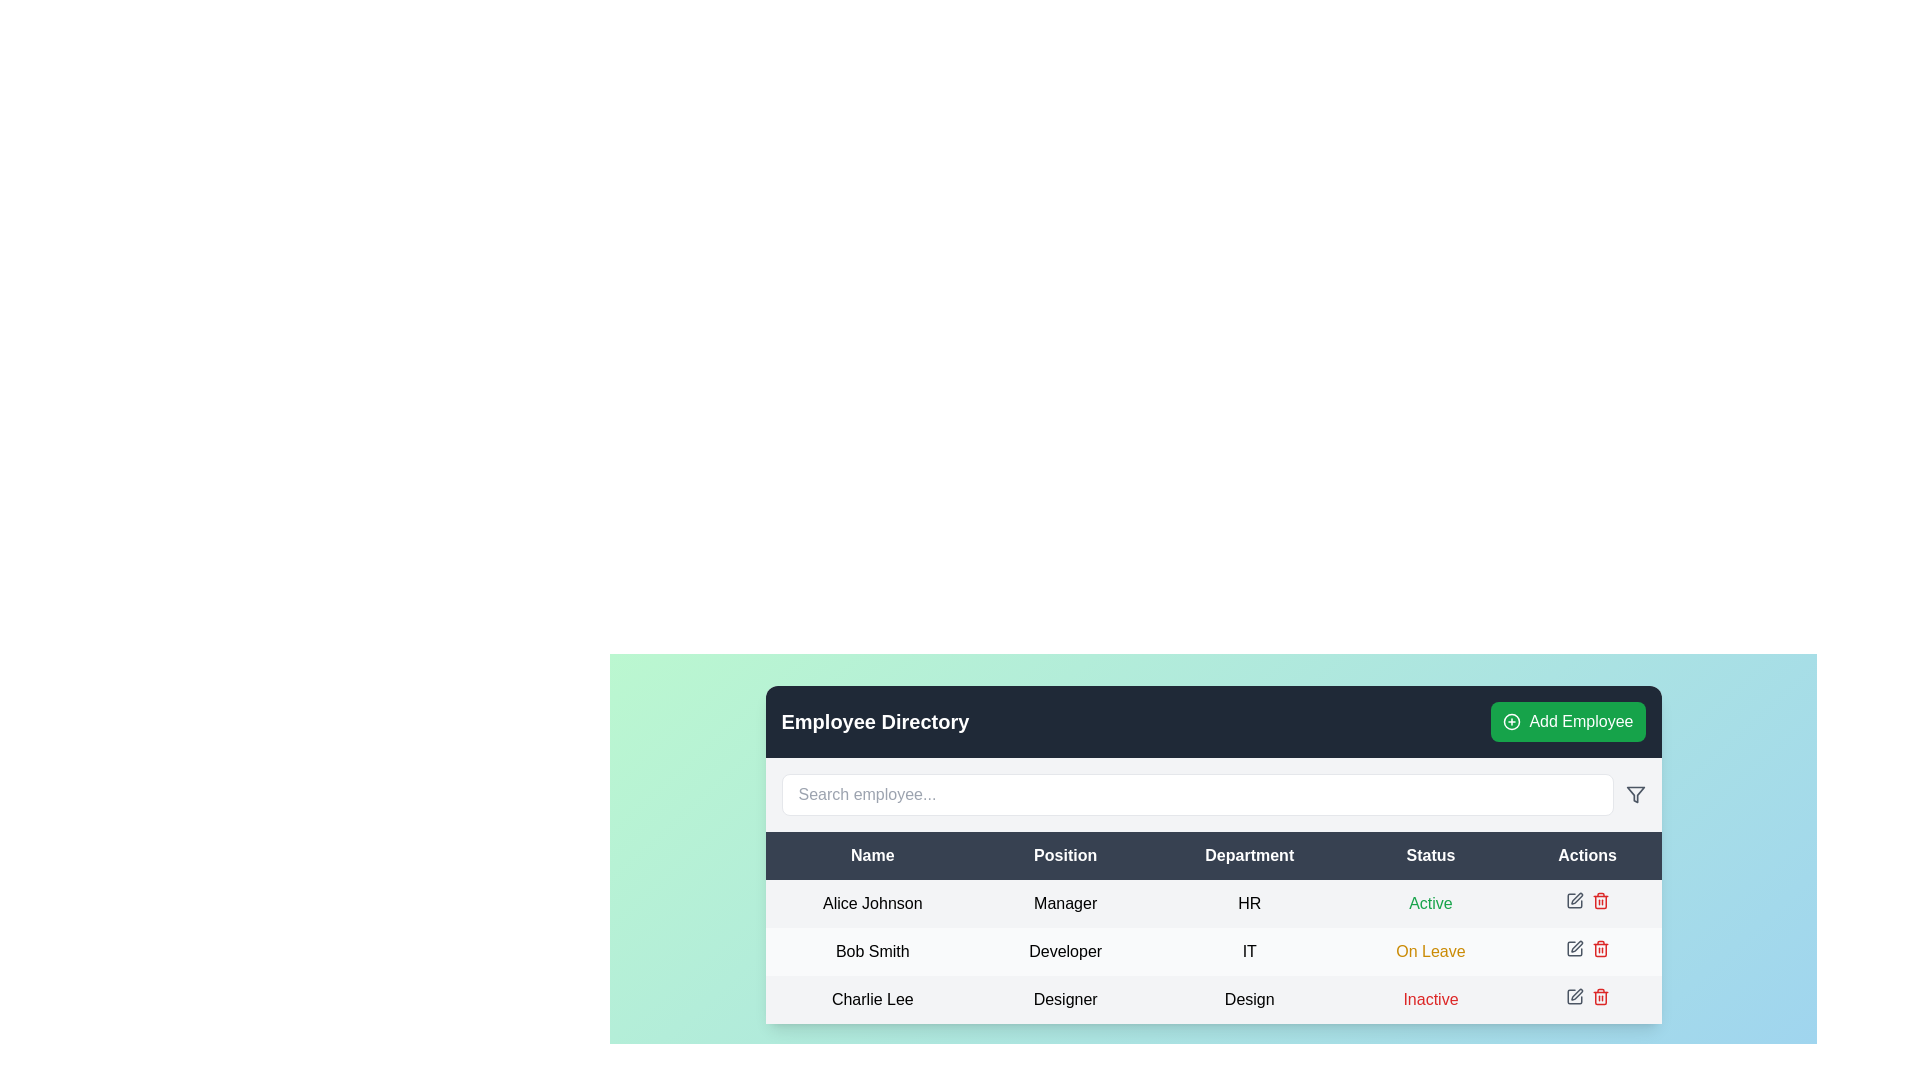  What do you see at coordinates (1429, 903) in the screenshot?
I see `the 'Active' text label in the 'Status' column for 'Alice Johnson' which is displayed in green color` at bounding box center [1429, 903].